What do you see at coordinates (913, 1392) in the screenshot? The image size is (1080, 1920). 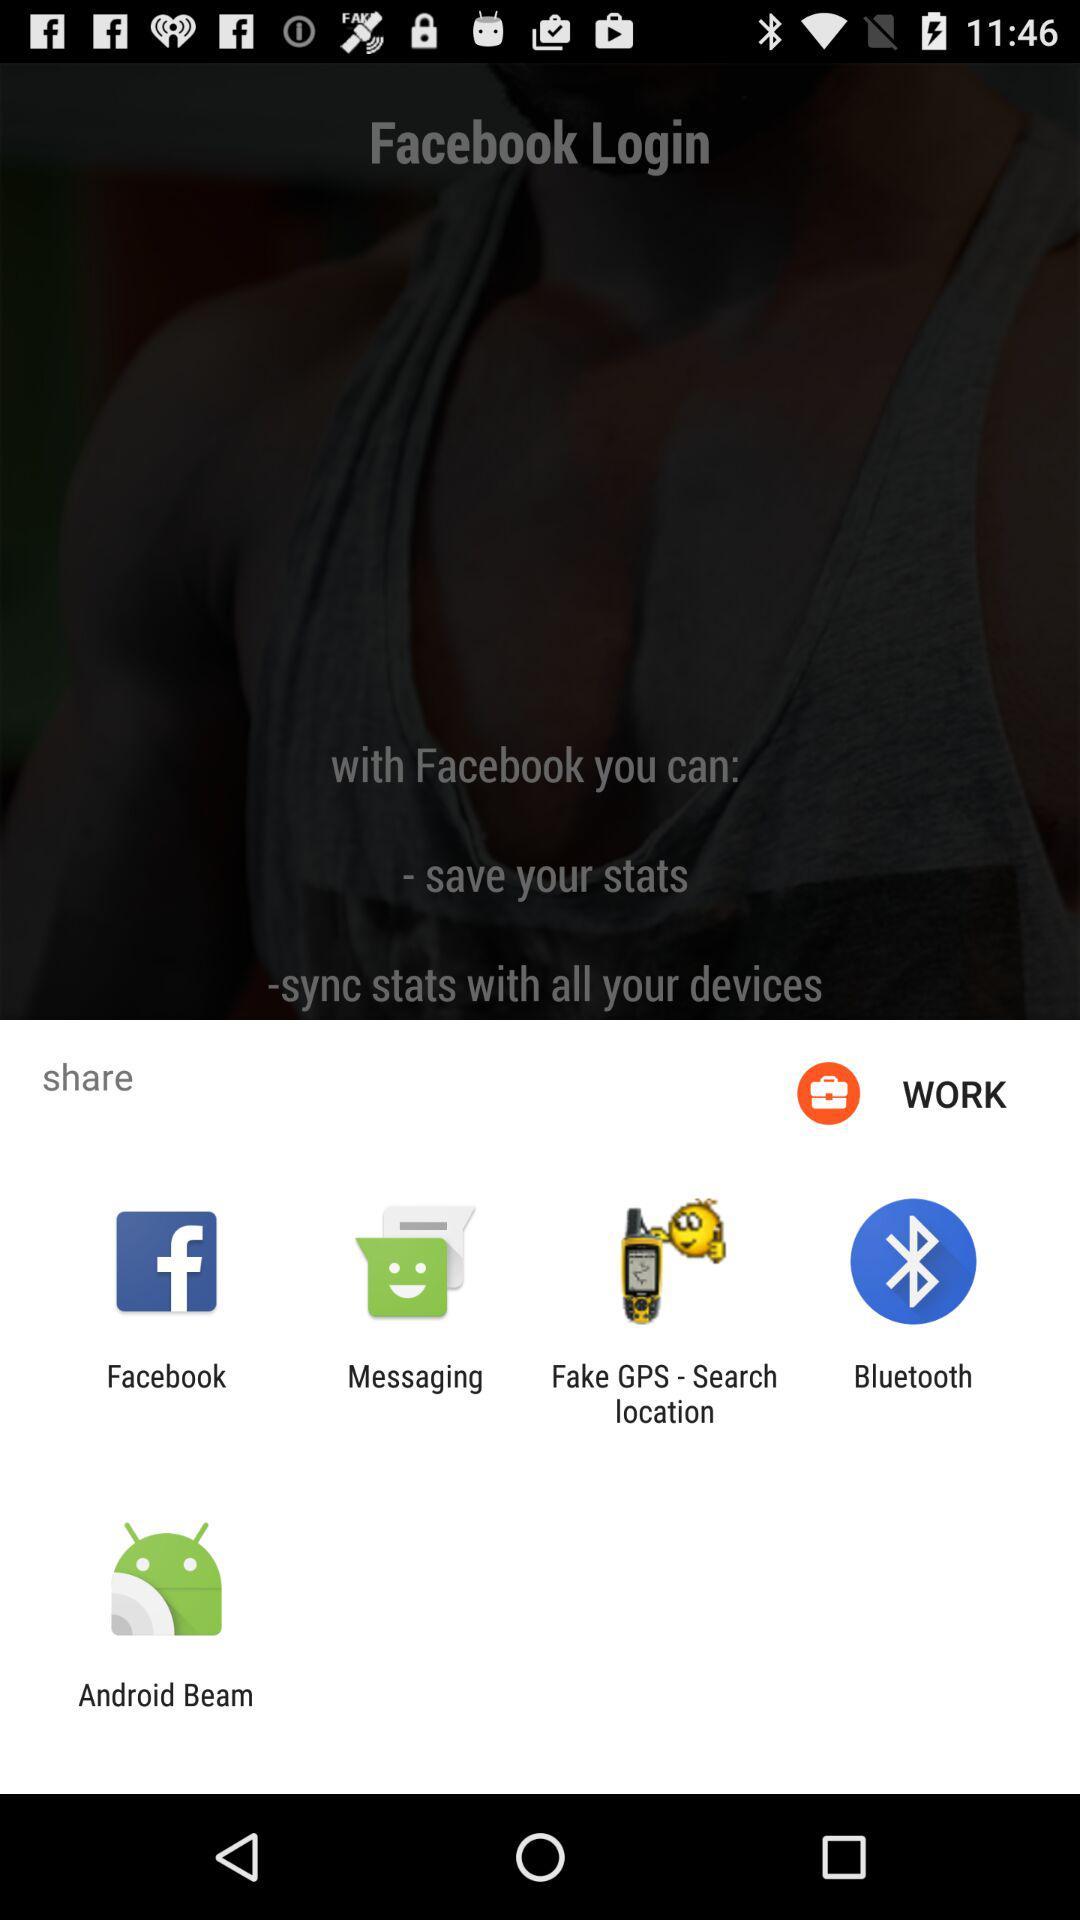 I see `the bluetooth item` at bounding box center [913, 1392].